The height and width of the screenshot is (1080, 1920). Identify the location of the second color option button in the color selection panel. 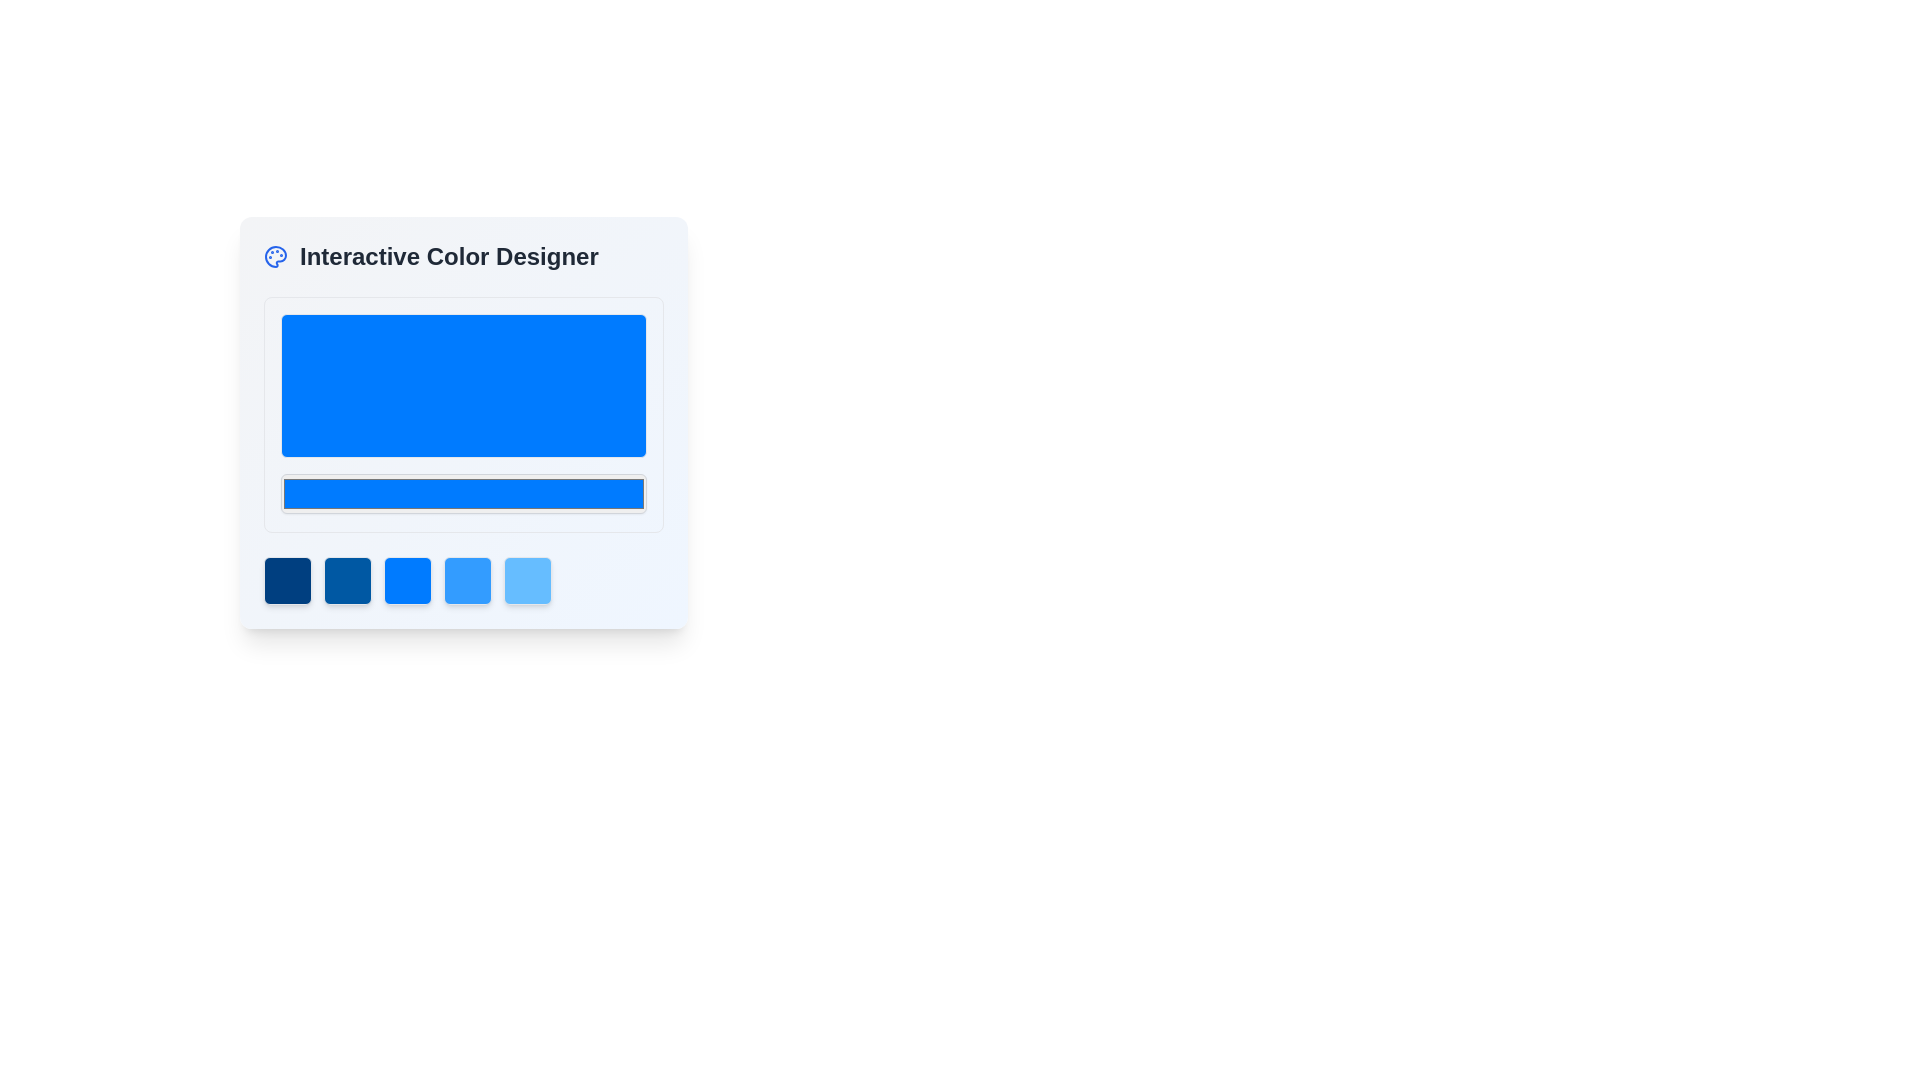
(347, 581).